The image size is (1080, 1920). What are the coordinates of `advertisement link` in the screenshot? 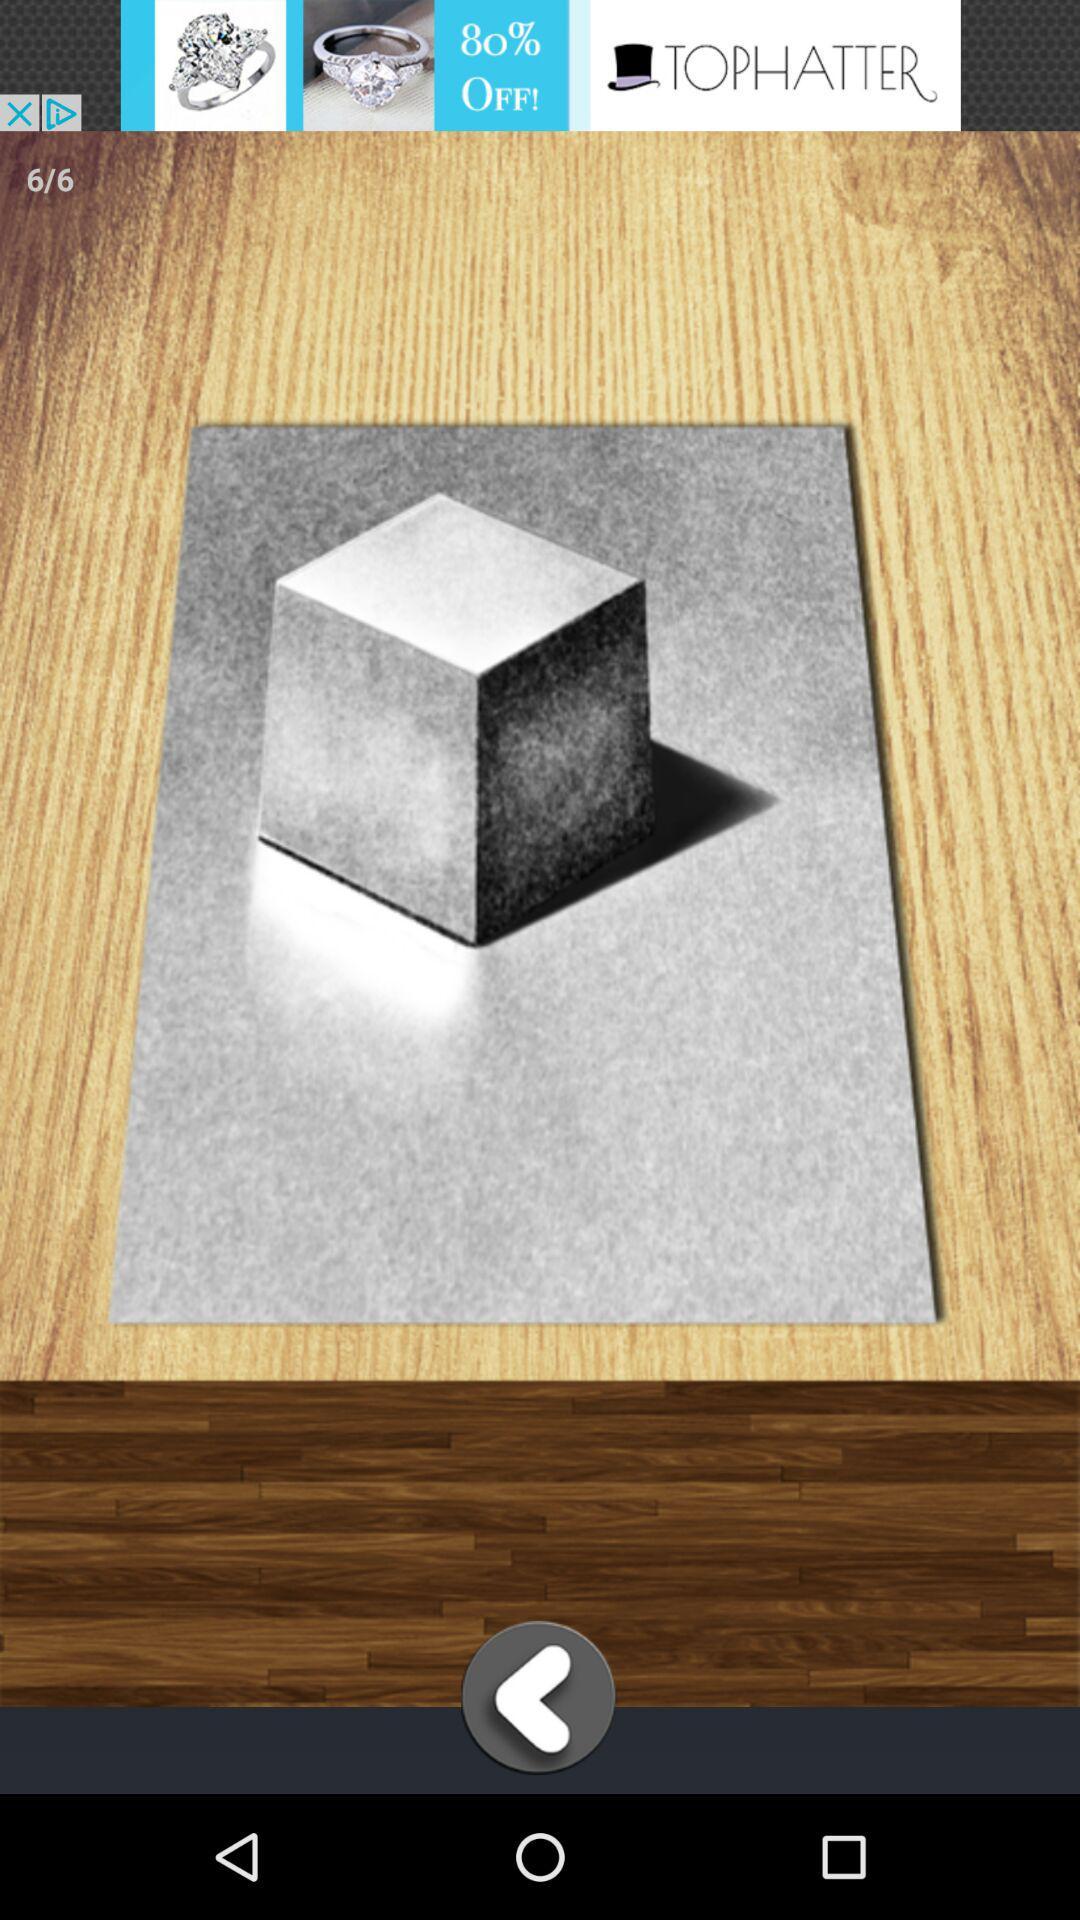 It's located at (540, 65).